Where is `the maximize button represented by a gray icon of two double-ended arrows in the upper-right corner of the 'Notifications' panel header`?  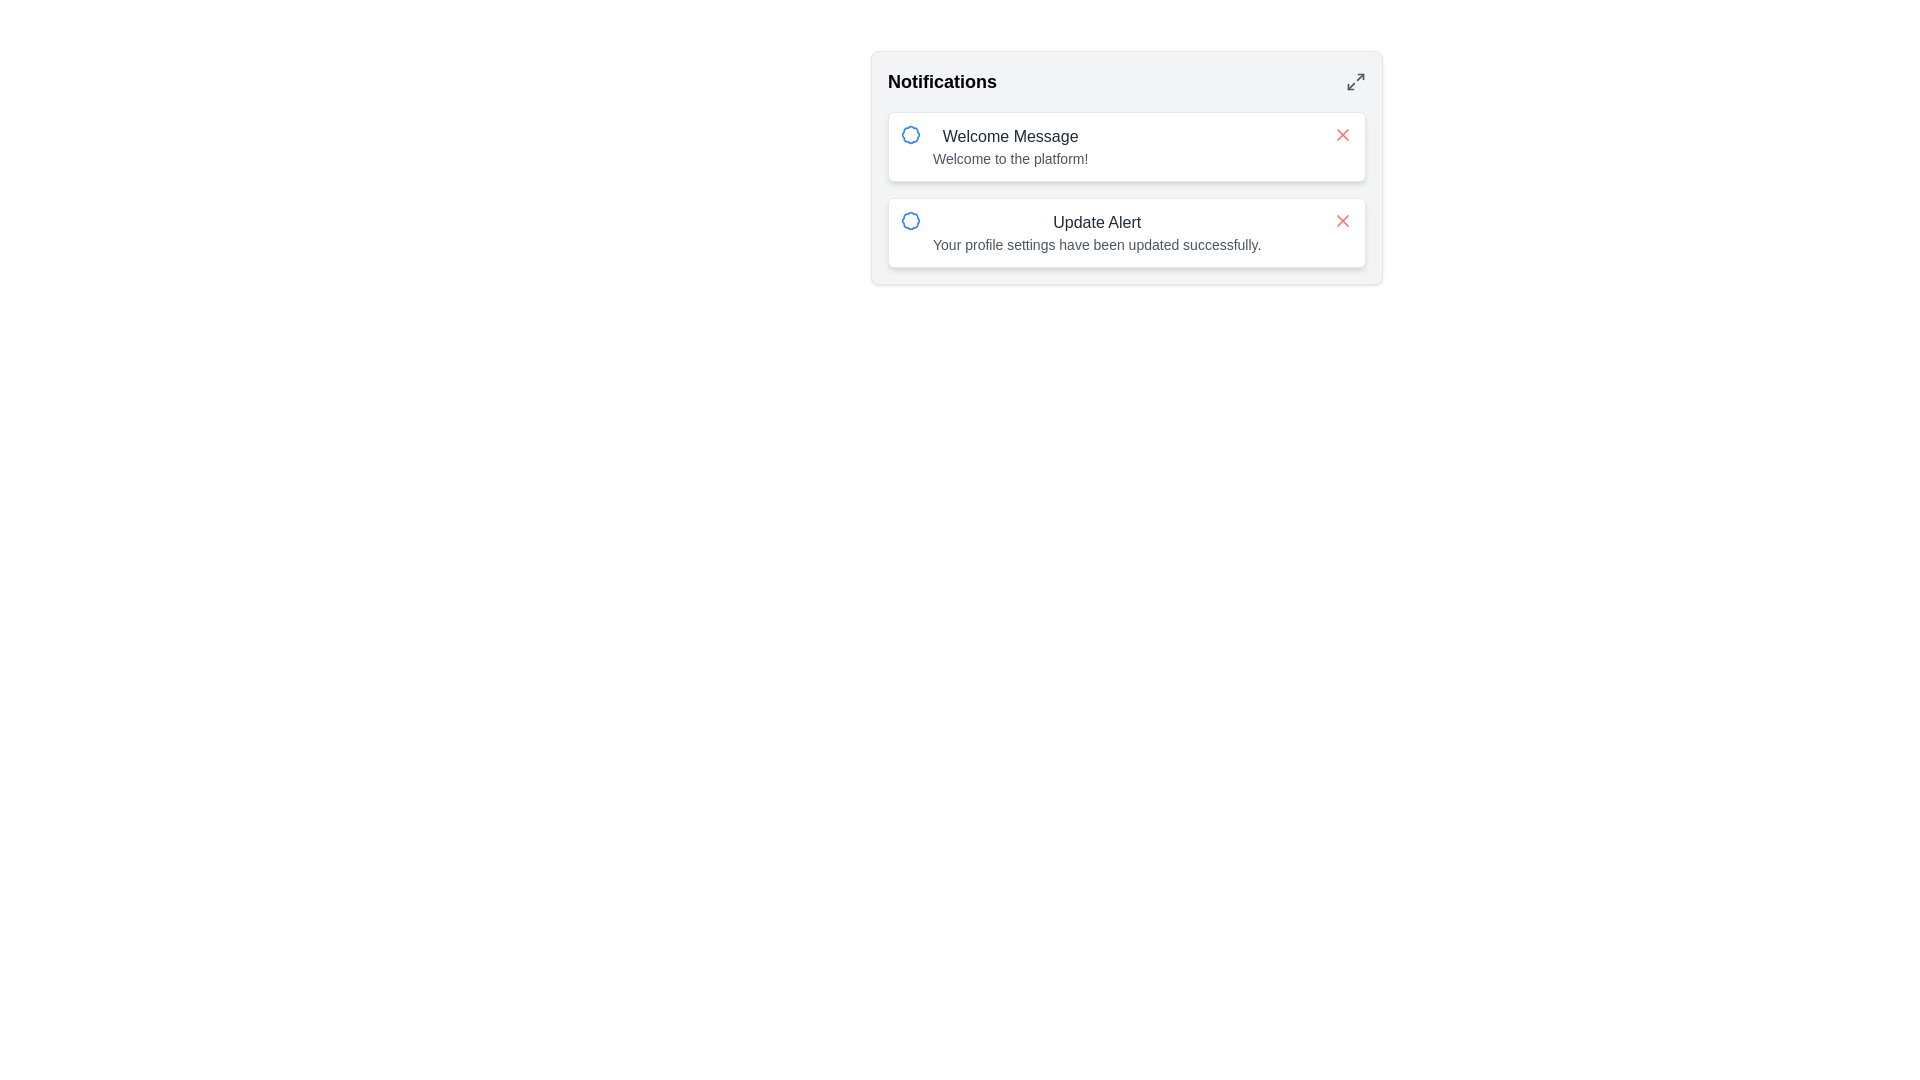 the maximize button represented by a gray icon of two double-ended arrows in the upper-right corner of the 'Notifications' panel header is located at coordinates (1356, 80).